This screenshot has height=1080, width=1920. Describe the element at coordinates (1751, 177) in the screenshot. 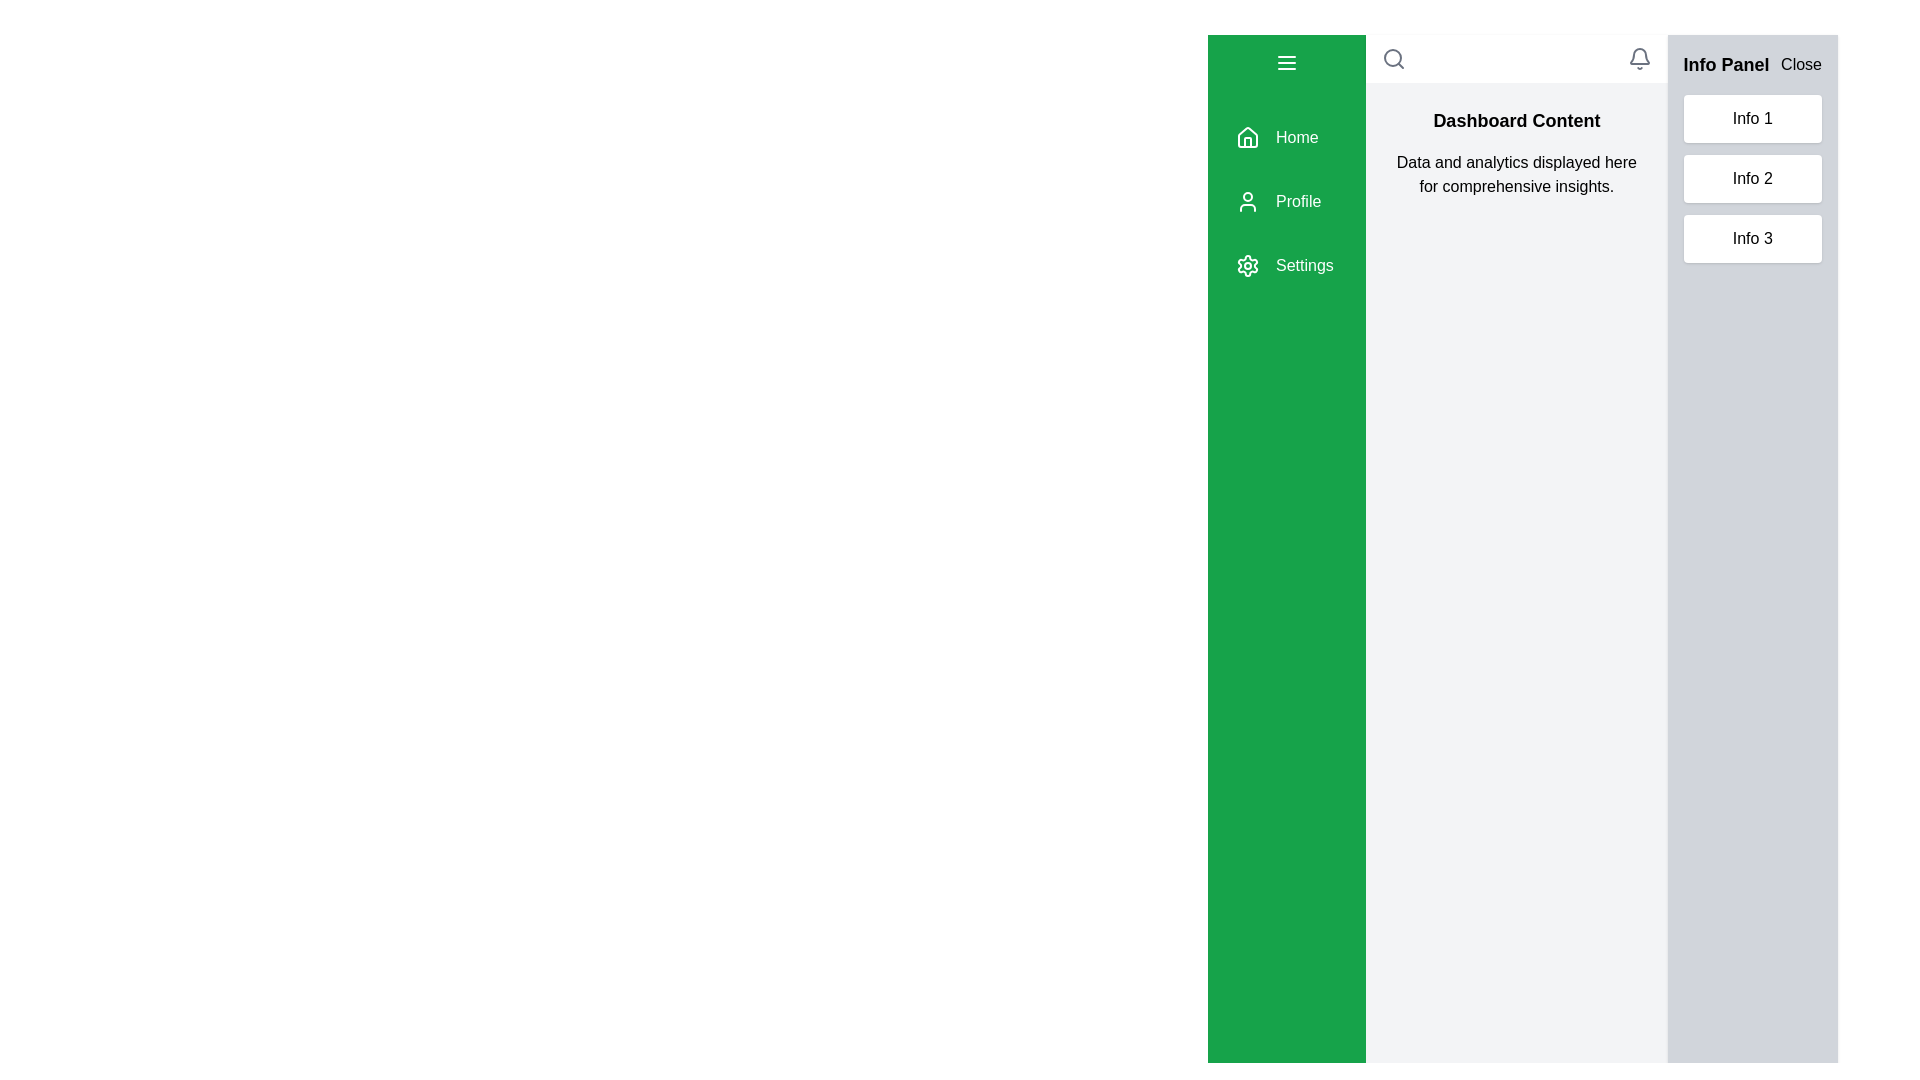

I see `text displayed in the List located on the rightmost grey panel below the 'Info Panel' header and 'Close' button` at that location.